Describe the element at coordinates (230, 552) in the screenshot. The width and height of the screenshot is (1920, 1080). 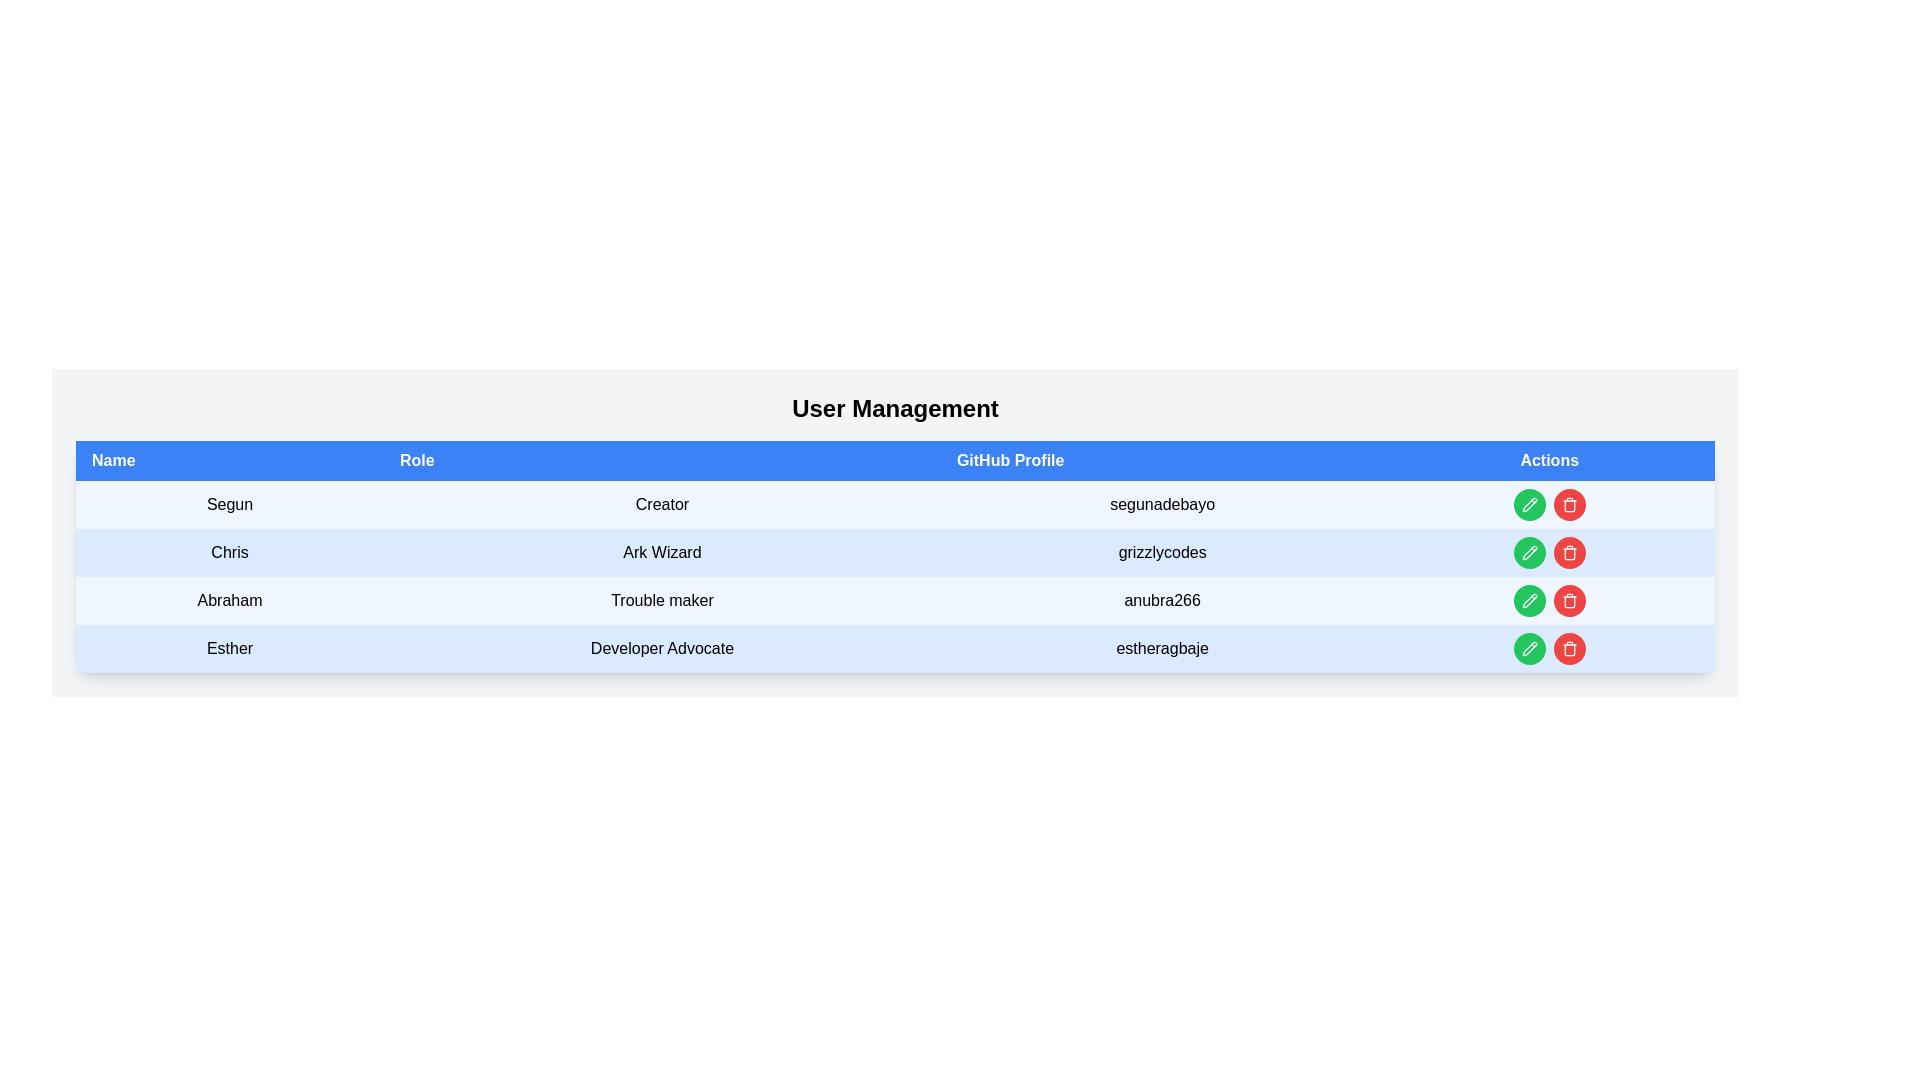
I see `the text label 'Chris' located in the first cell of the second row under the 'Name' header for selection` at that location.